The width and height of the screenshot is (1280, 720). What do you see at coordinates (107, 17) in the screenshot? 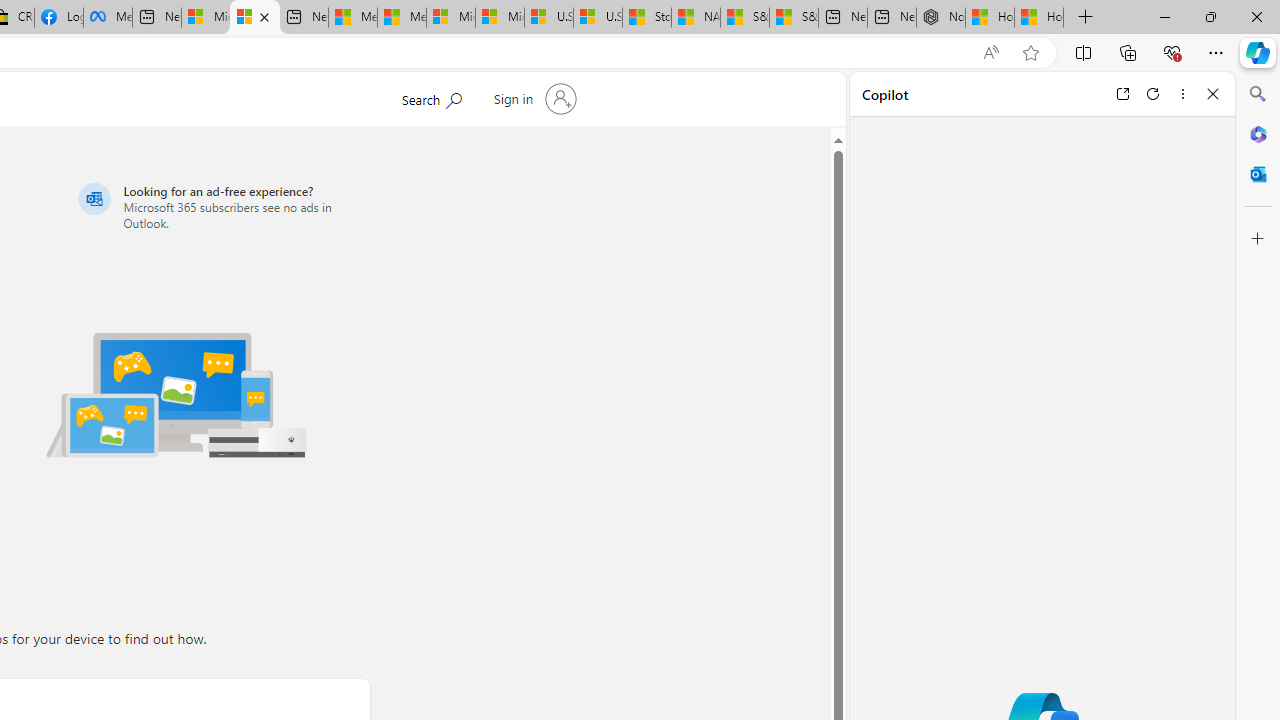
I see `'Meta Store'` at bounding box center [107, 17].